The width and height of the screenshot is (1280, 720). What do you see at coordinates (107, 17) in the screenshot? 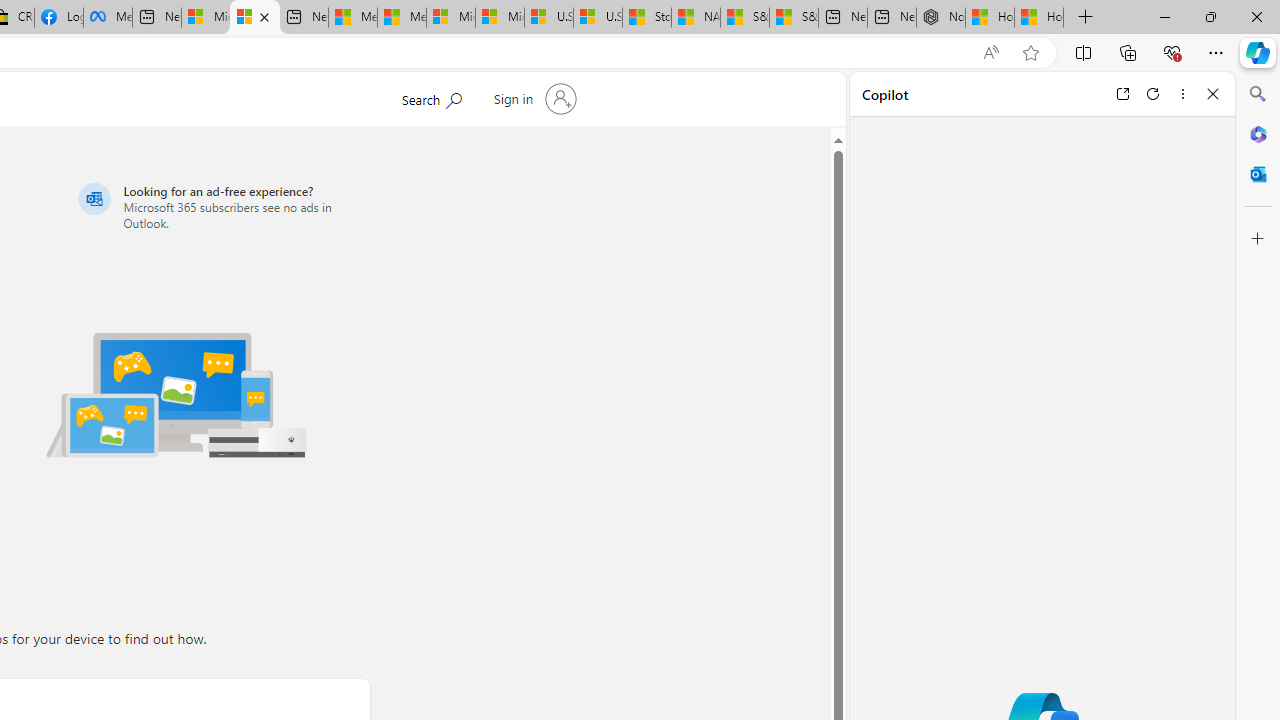
I see `'Meta Store'` at bounding box center [107, 17].